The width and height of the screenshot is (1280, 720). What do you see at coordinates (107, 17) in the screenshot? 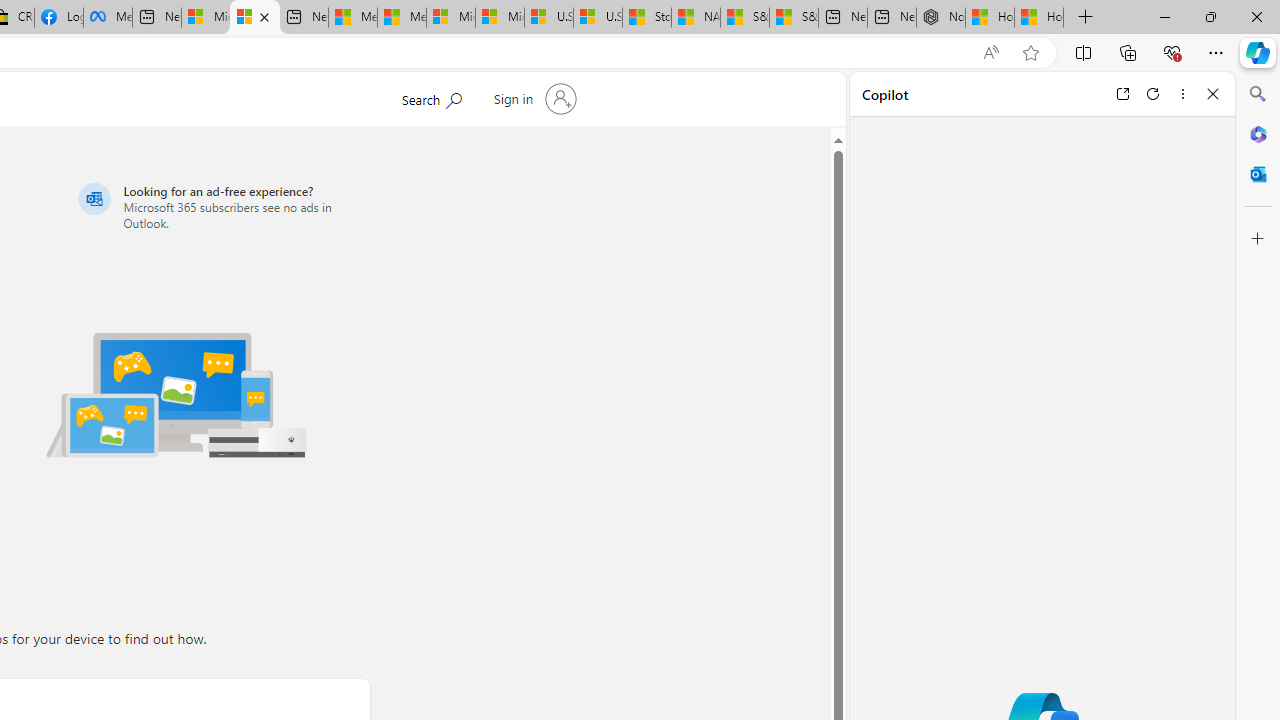
I see `'Meta Store'` at bounding box center [107, 17].